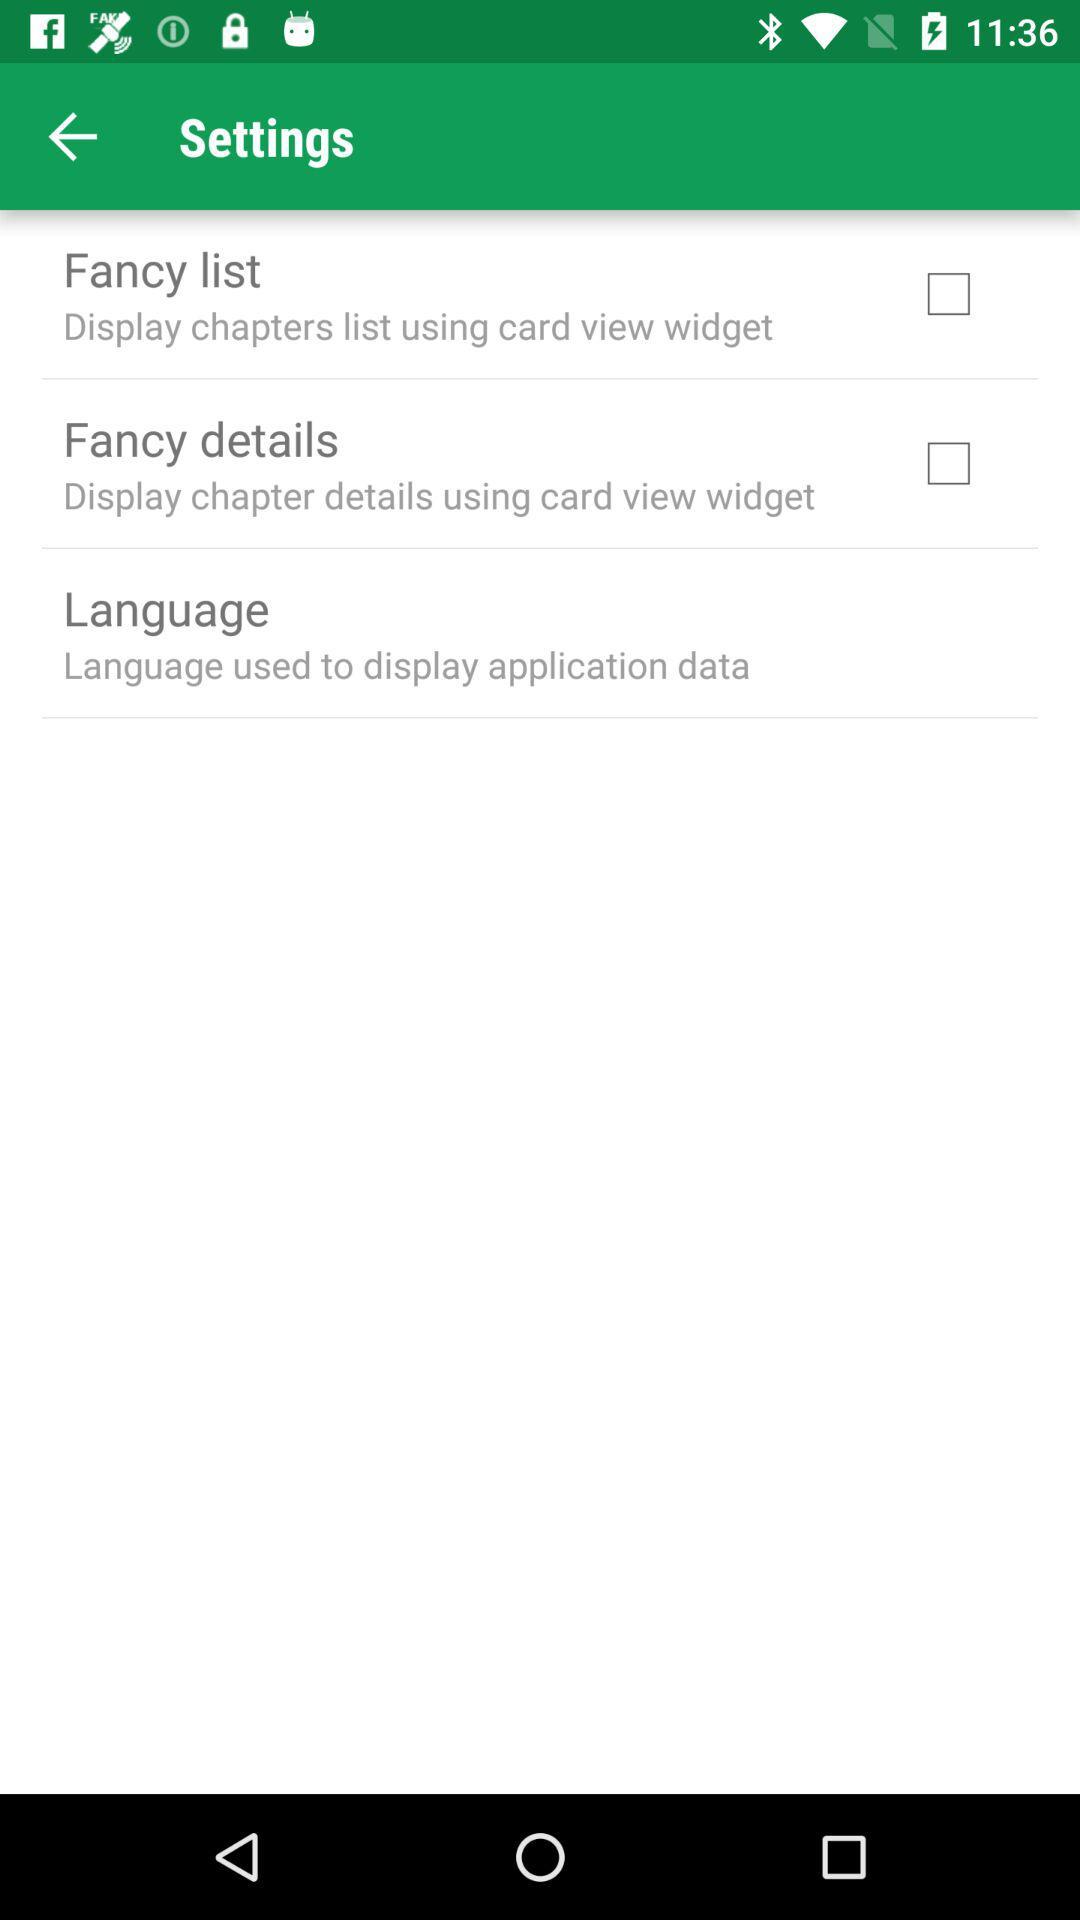 The width and height of the screenshot is (1080, 1920). What do you see at coordinates (417, 325) in the screenshot?
I see `the display chapters list icon` at bounding box center [417, 325].